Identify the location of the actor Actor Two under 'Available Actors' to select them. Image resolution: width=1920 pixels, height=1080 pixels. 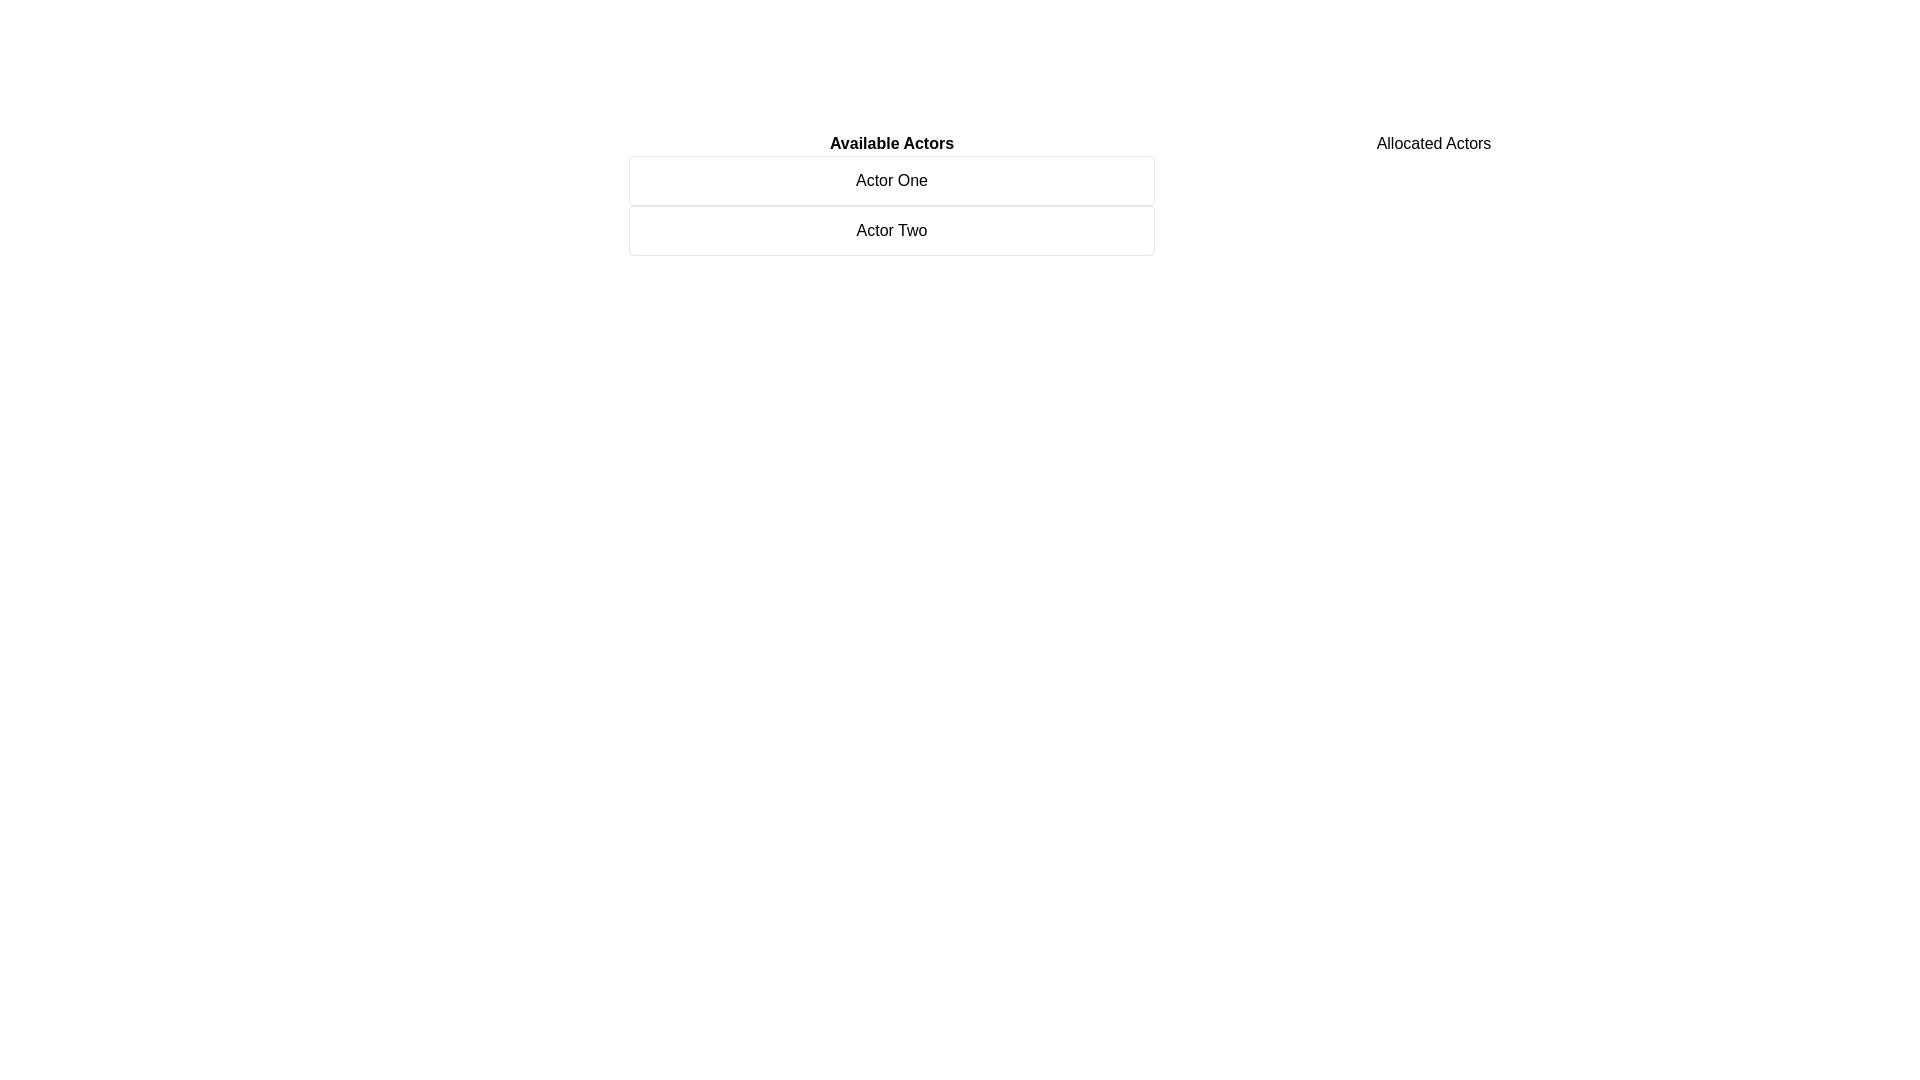
(891, 230).